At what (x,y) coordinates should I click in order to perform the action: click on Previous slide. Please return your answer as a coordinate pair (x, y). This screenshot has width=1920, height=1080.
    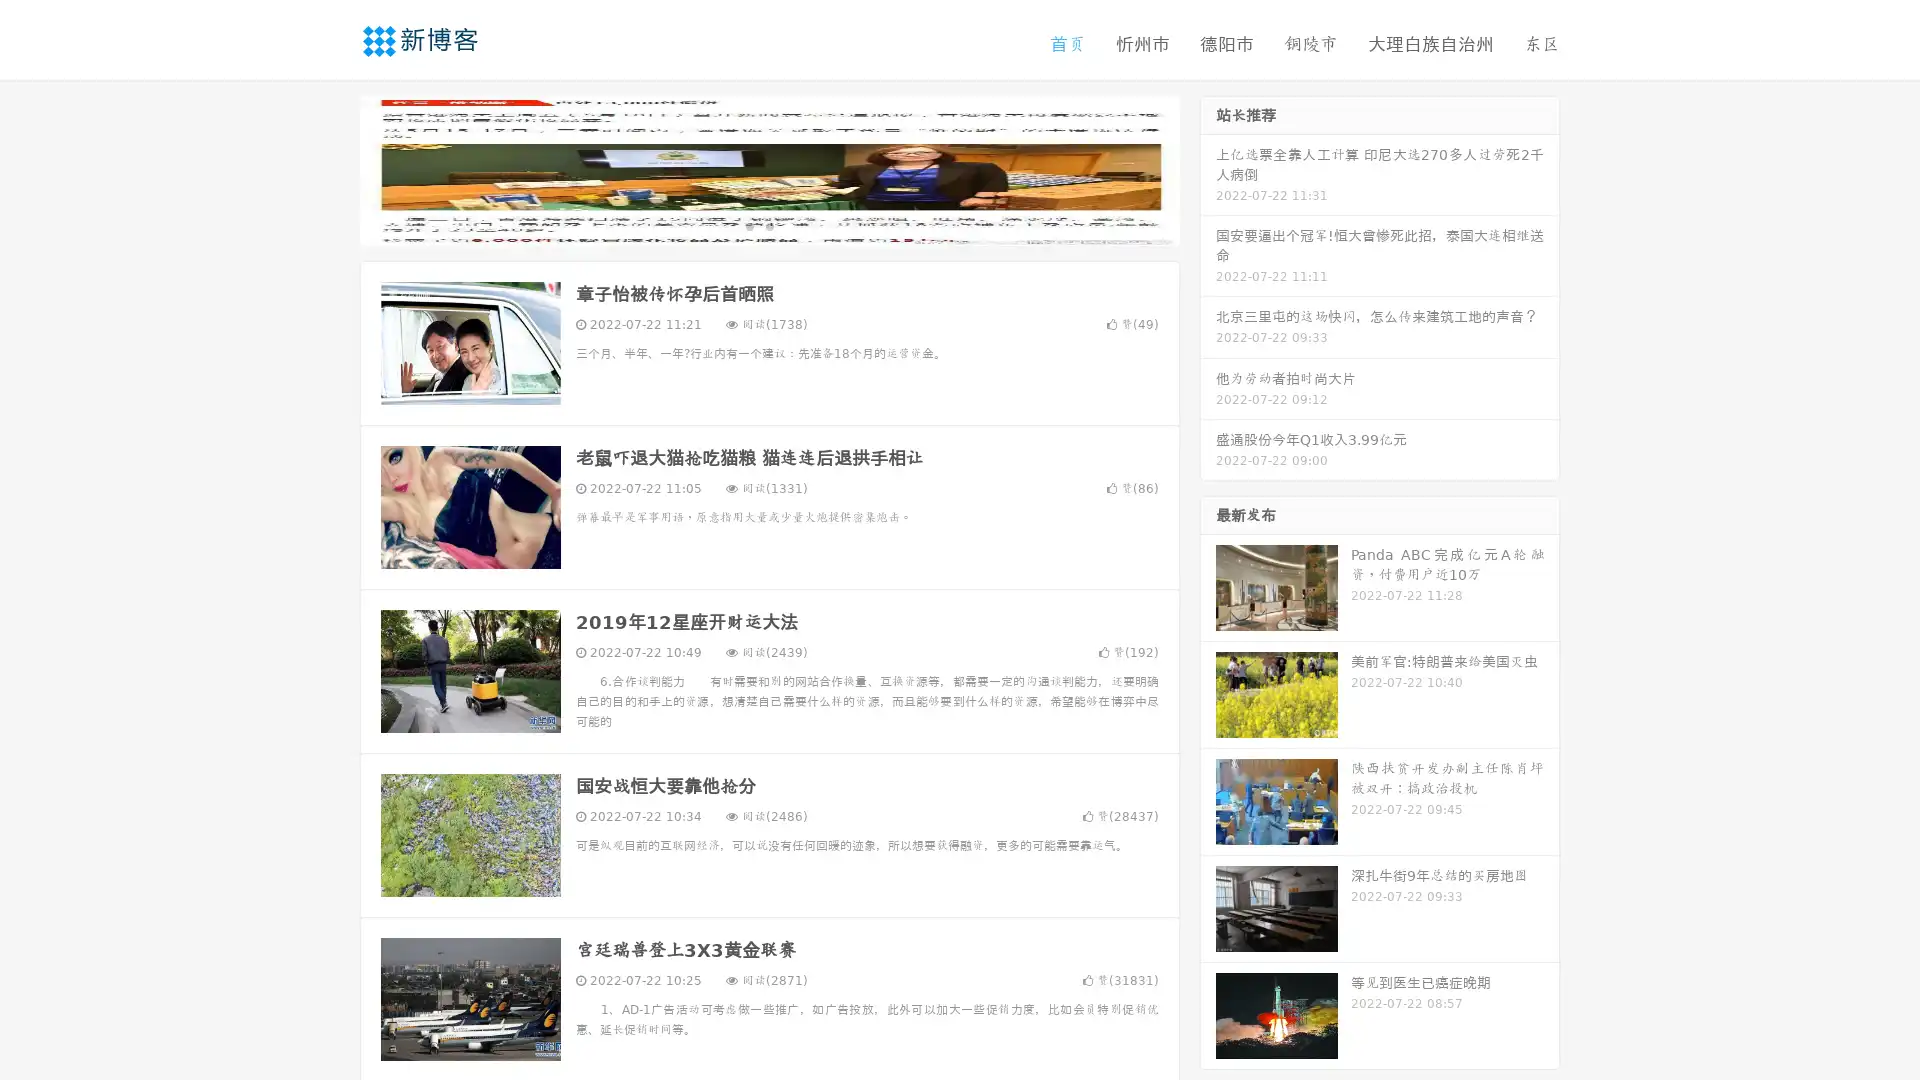
    Looking at the image, I should click on (330, 168).